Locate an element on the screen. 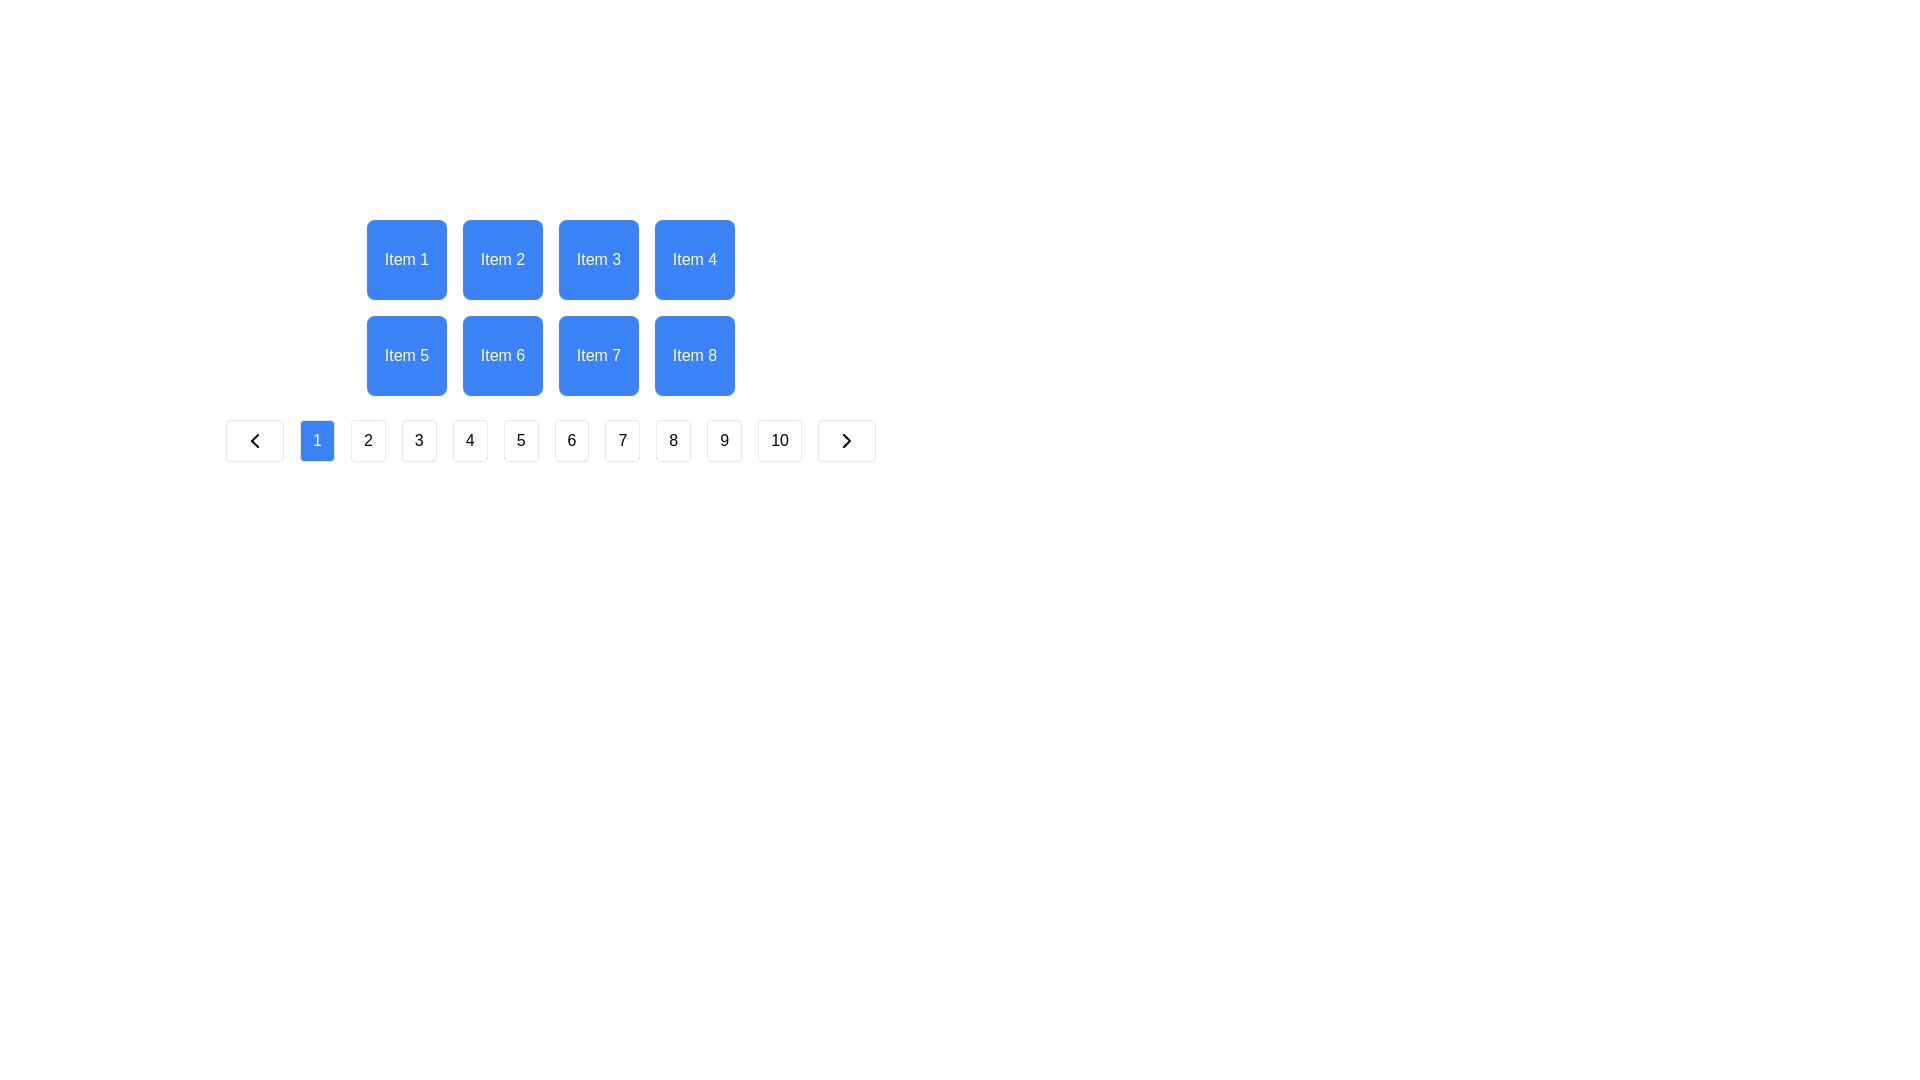  the third item in the first row of the grid layout, which is visually distinct and located between 'Item 2' and 'Item 4' is located at coordinates (598, 258).